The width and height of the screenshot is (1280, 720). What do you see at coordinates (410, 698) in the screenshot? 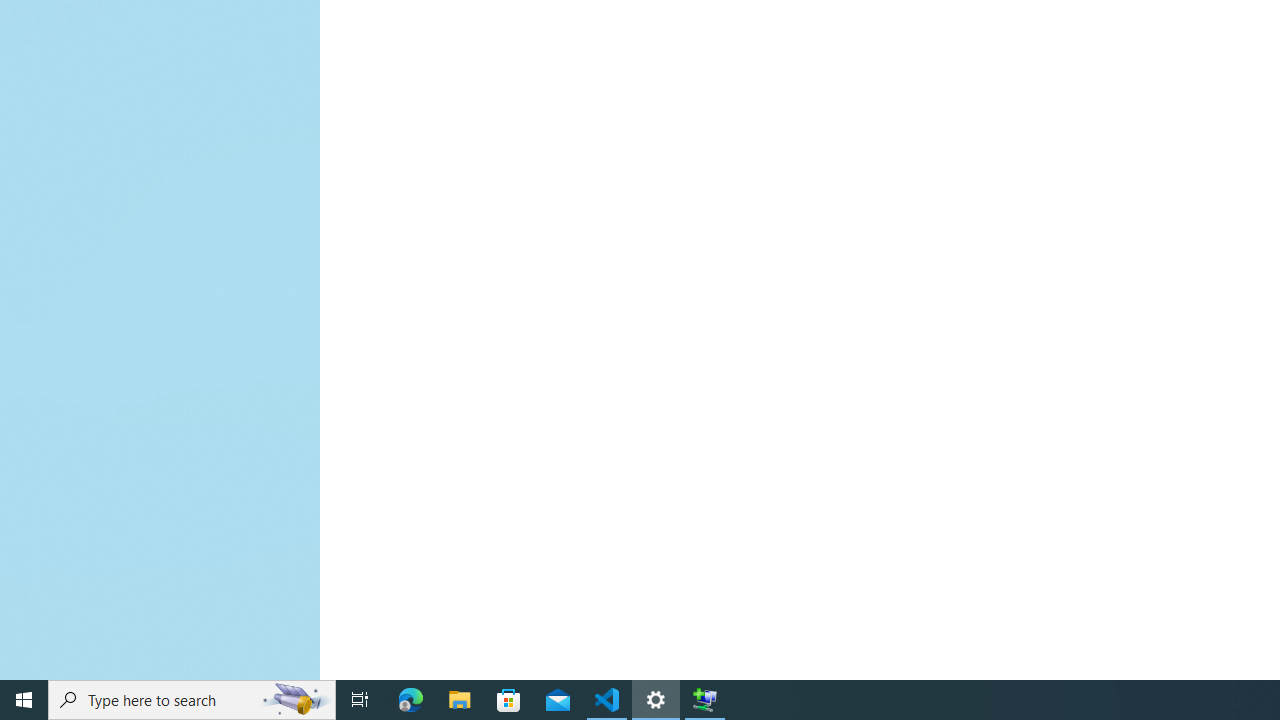
I see `'Microsoft Edge'` at bounding box center [410, 698].